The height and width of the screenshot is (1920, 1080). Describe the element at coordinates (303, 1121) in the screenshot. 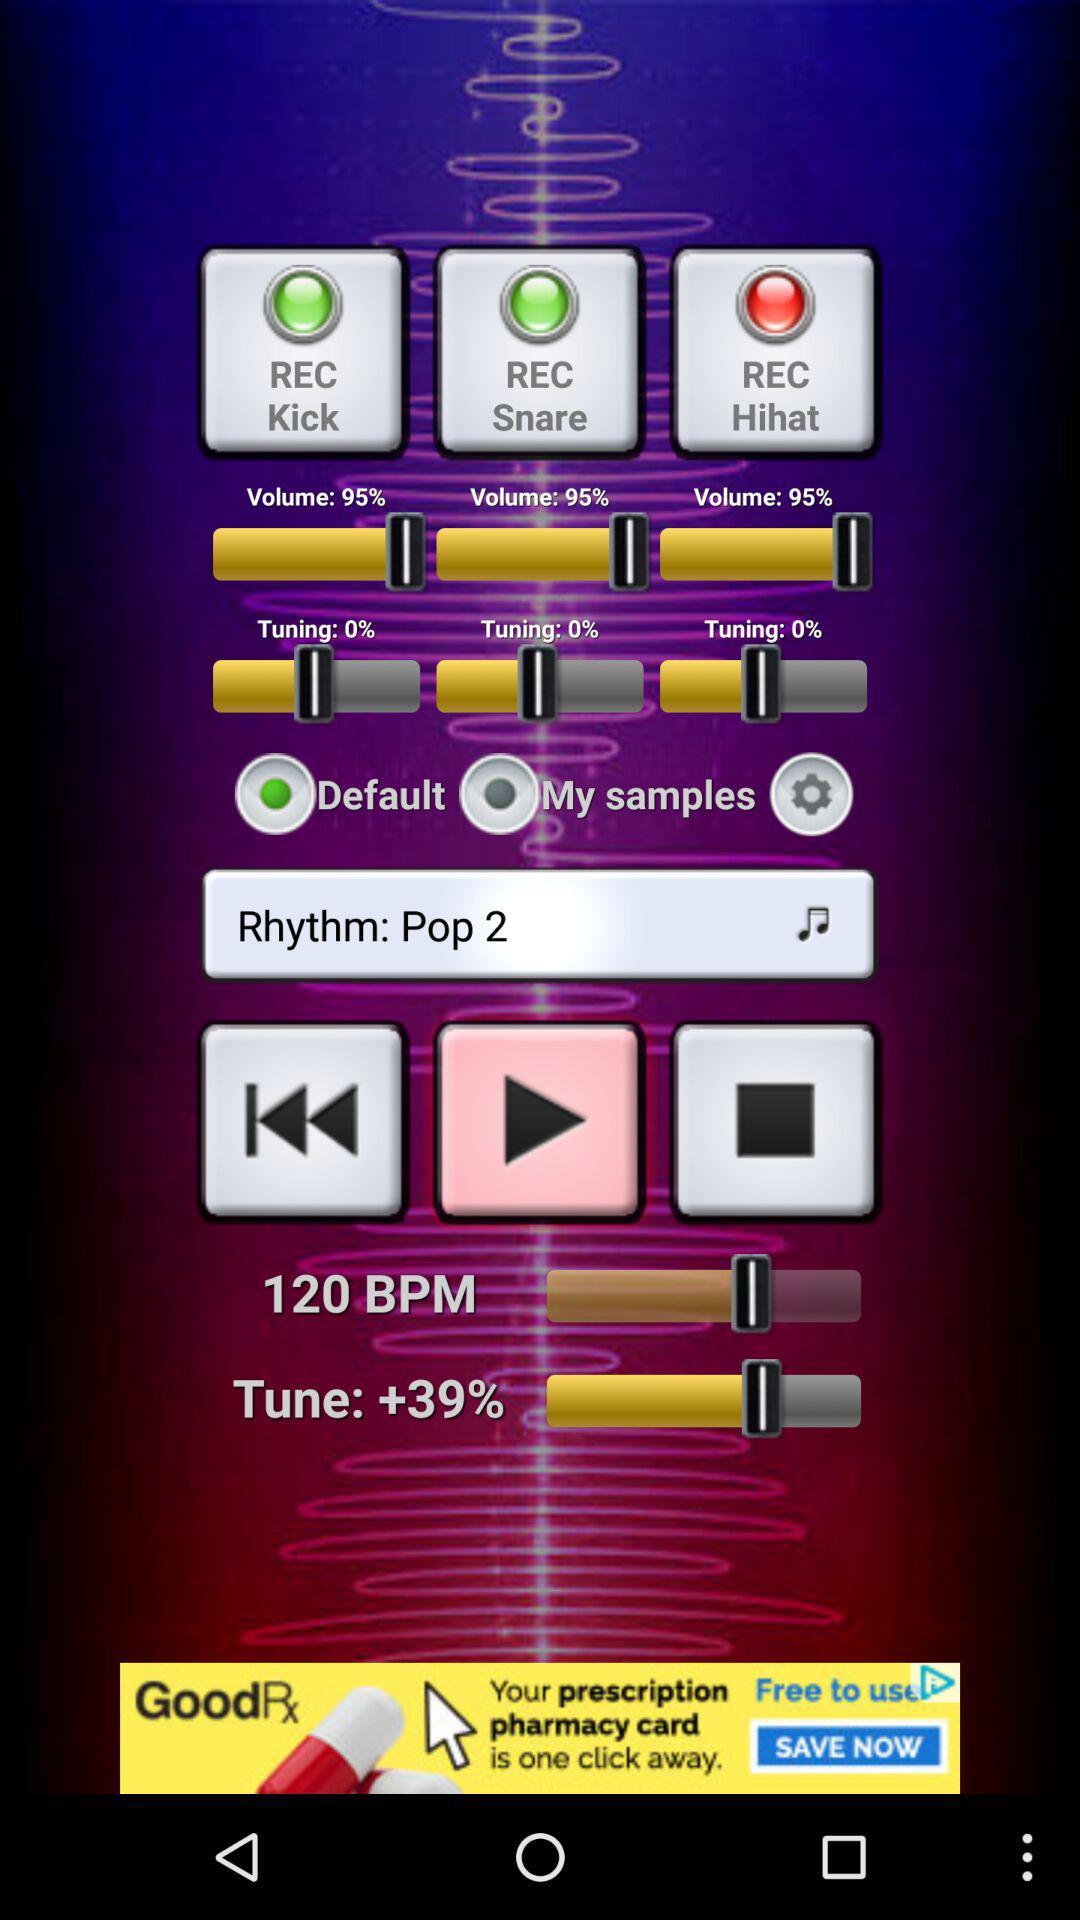

I see `previous` at that location.